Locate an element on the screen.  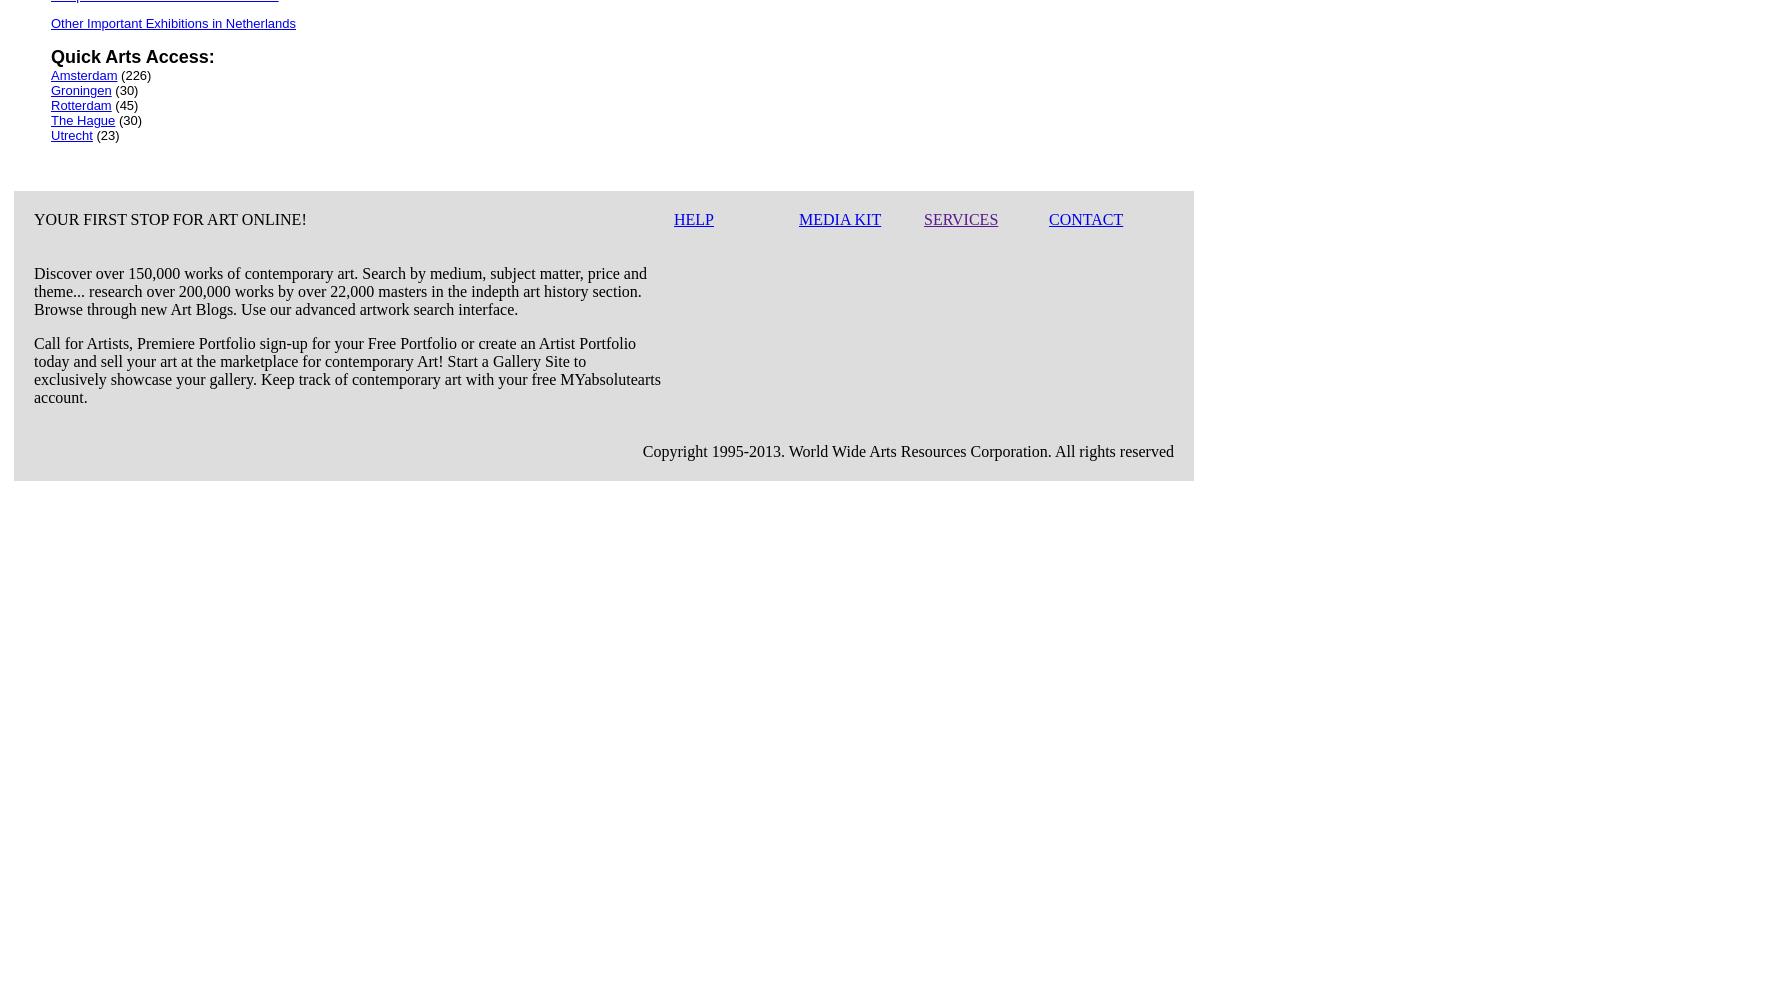
'Utrecht' is located at coordinates (51, 135).